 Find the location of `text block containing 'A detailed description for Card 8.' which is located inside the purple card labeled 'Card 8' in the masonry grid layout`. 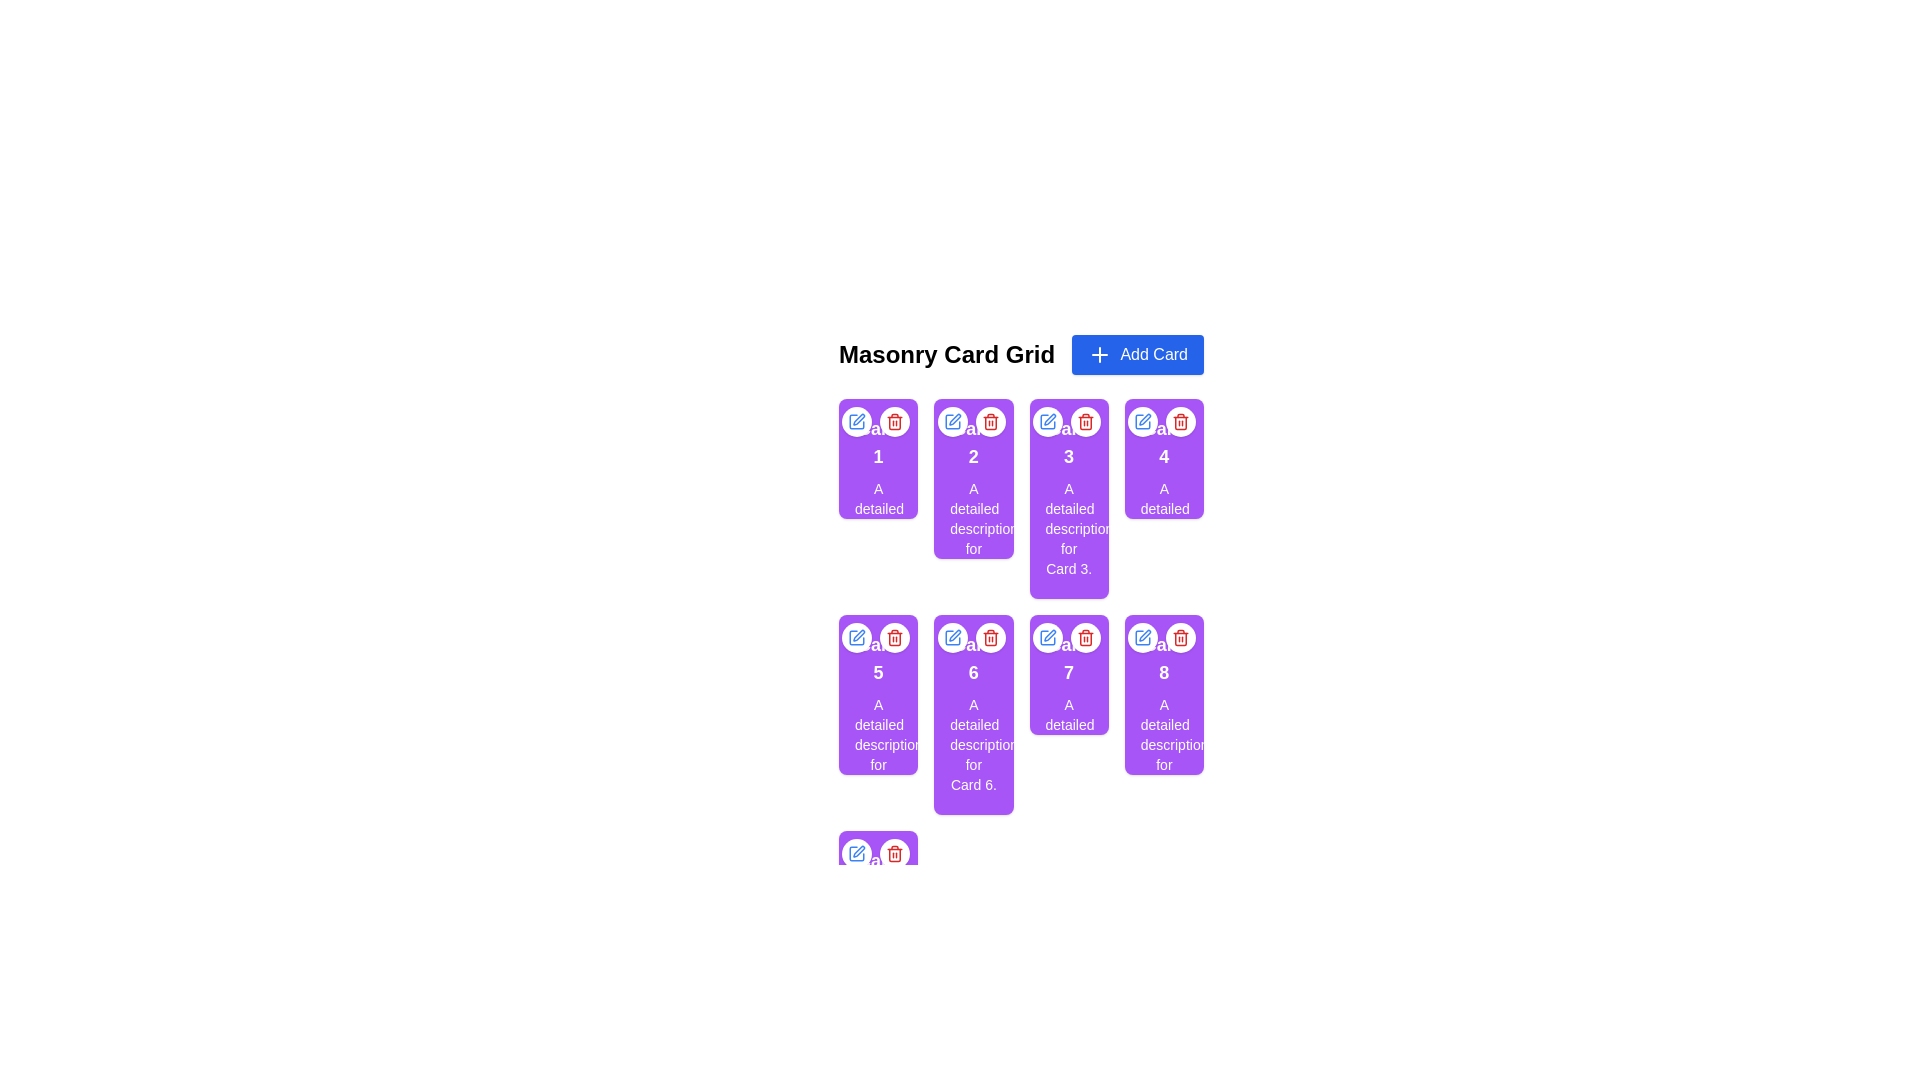

text block containing 'A detailed description for Card 8.' which is located inside the purple card labeled 'Card 8' in the masonry grid layout is located at coordinates (1164, 744).